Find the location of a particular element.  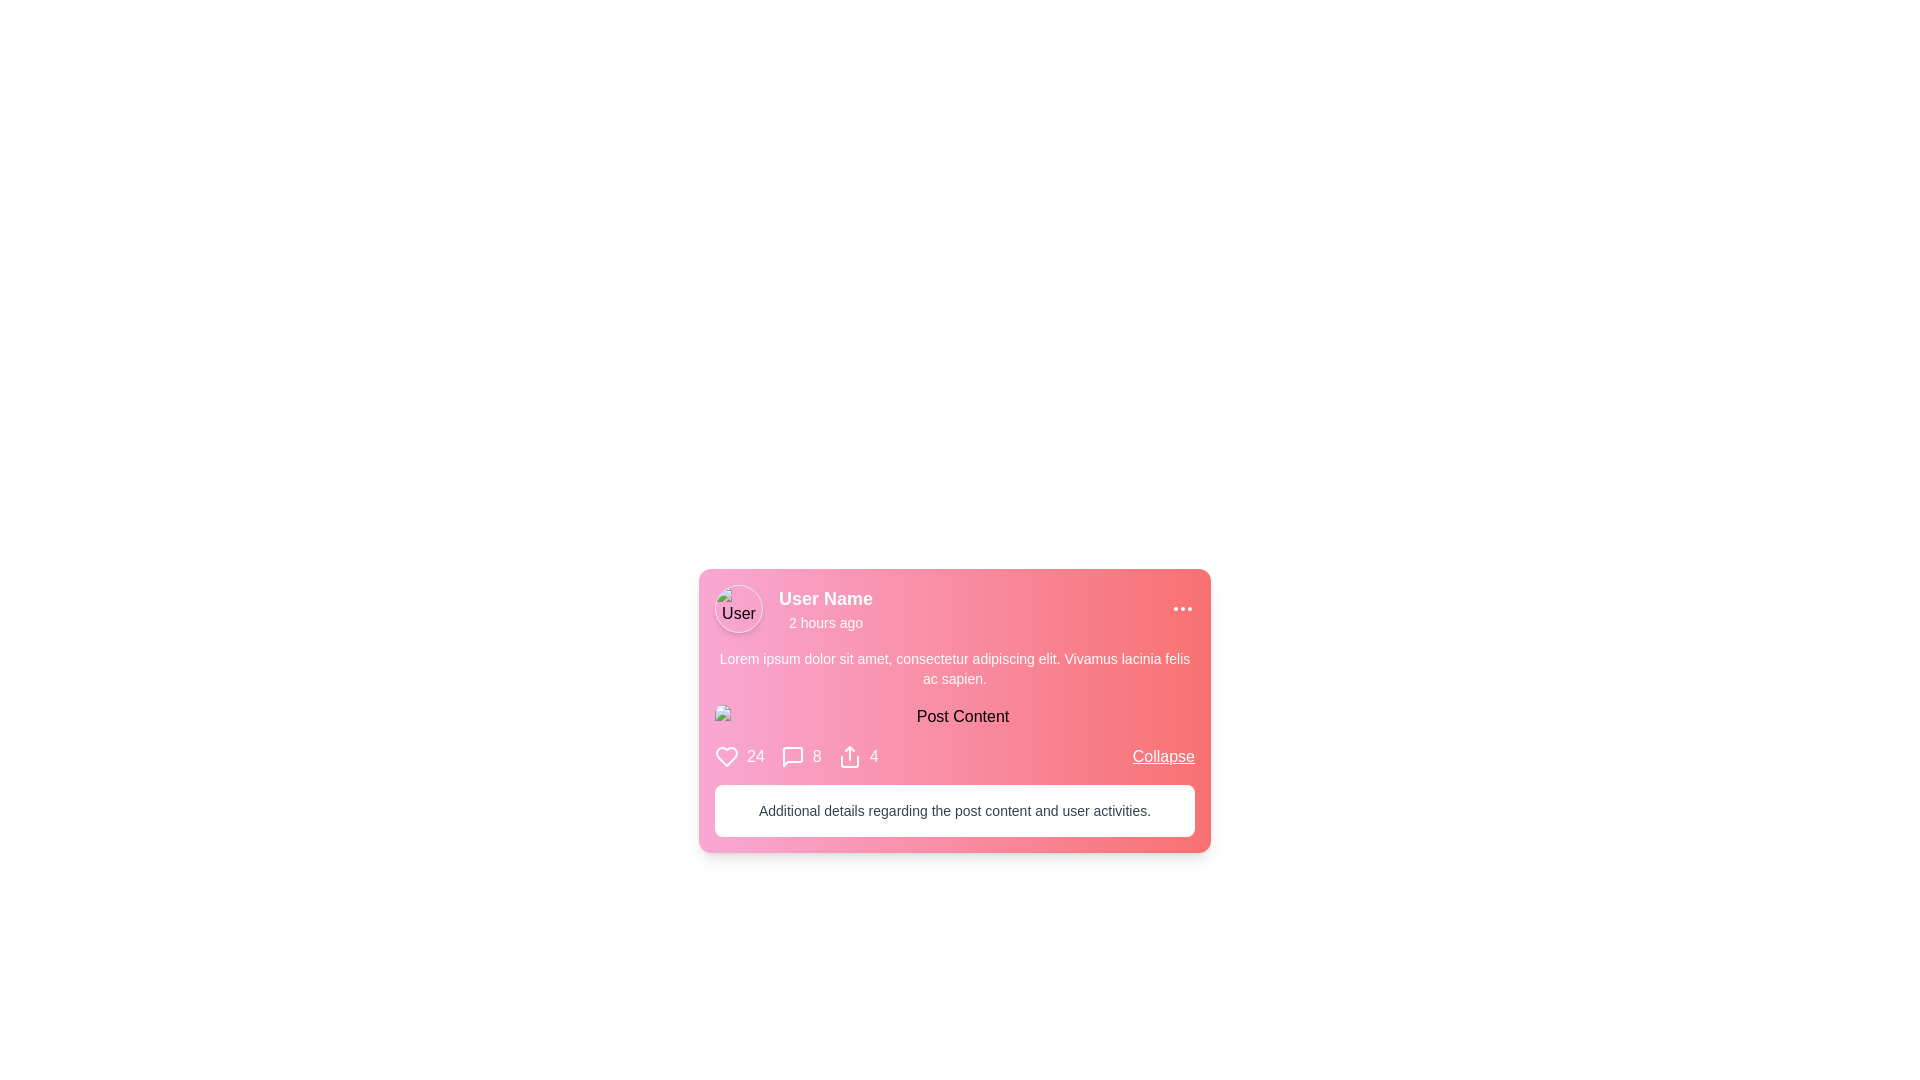

the centrally aligned informational text within the white rounded box at the bottom of the card, which provides context about the post content and user activities is located at coordinates (954, 810).